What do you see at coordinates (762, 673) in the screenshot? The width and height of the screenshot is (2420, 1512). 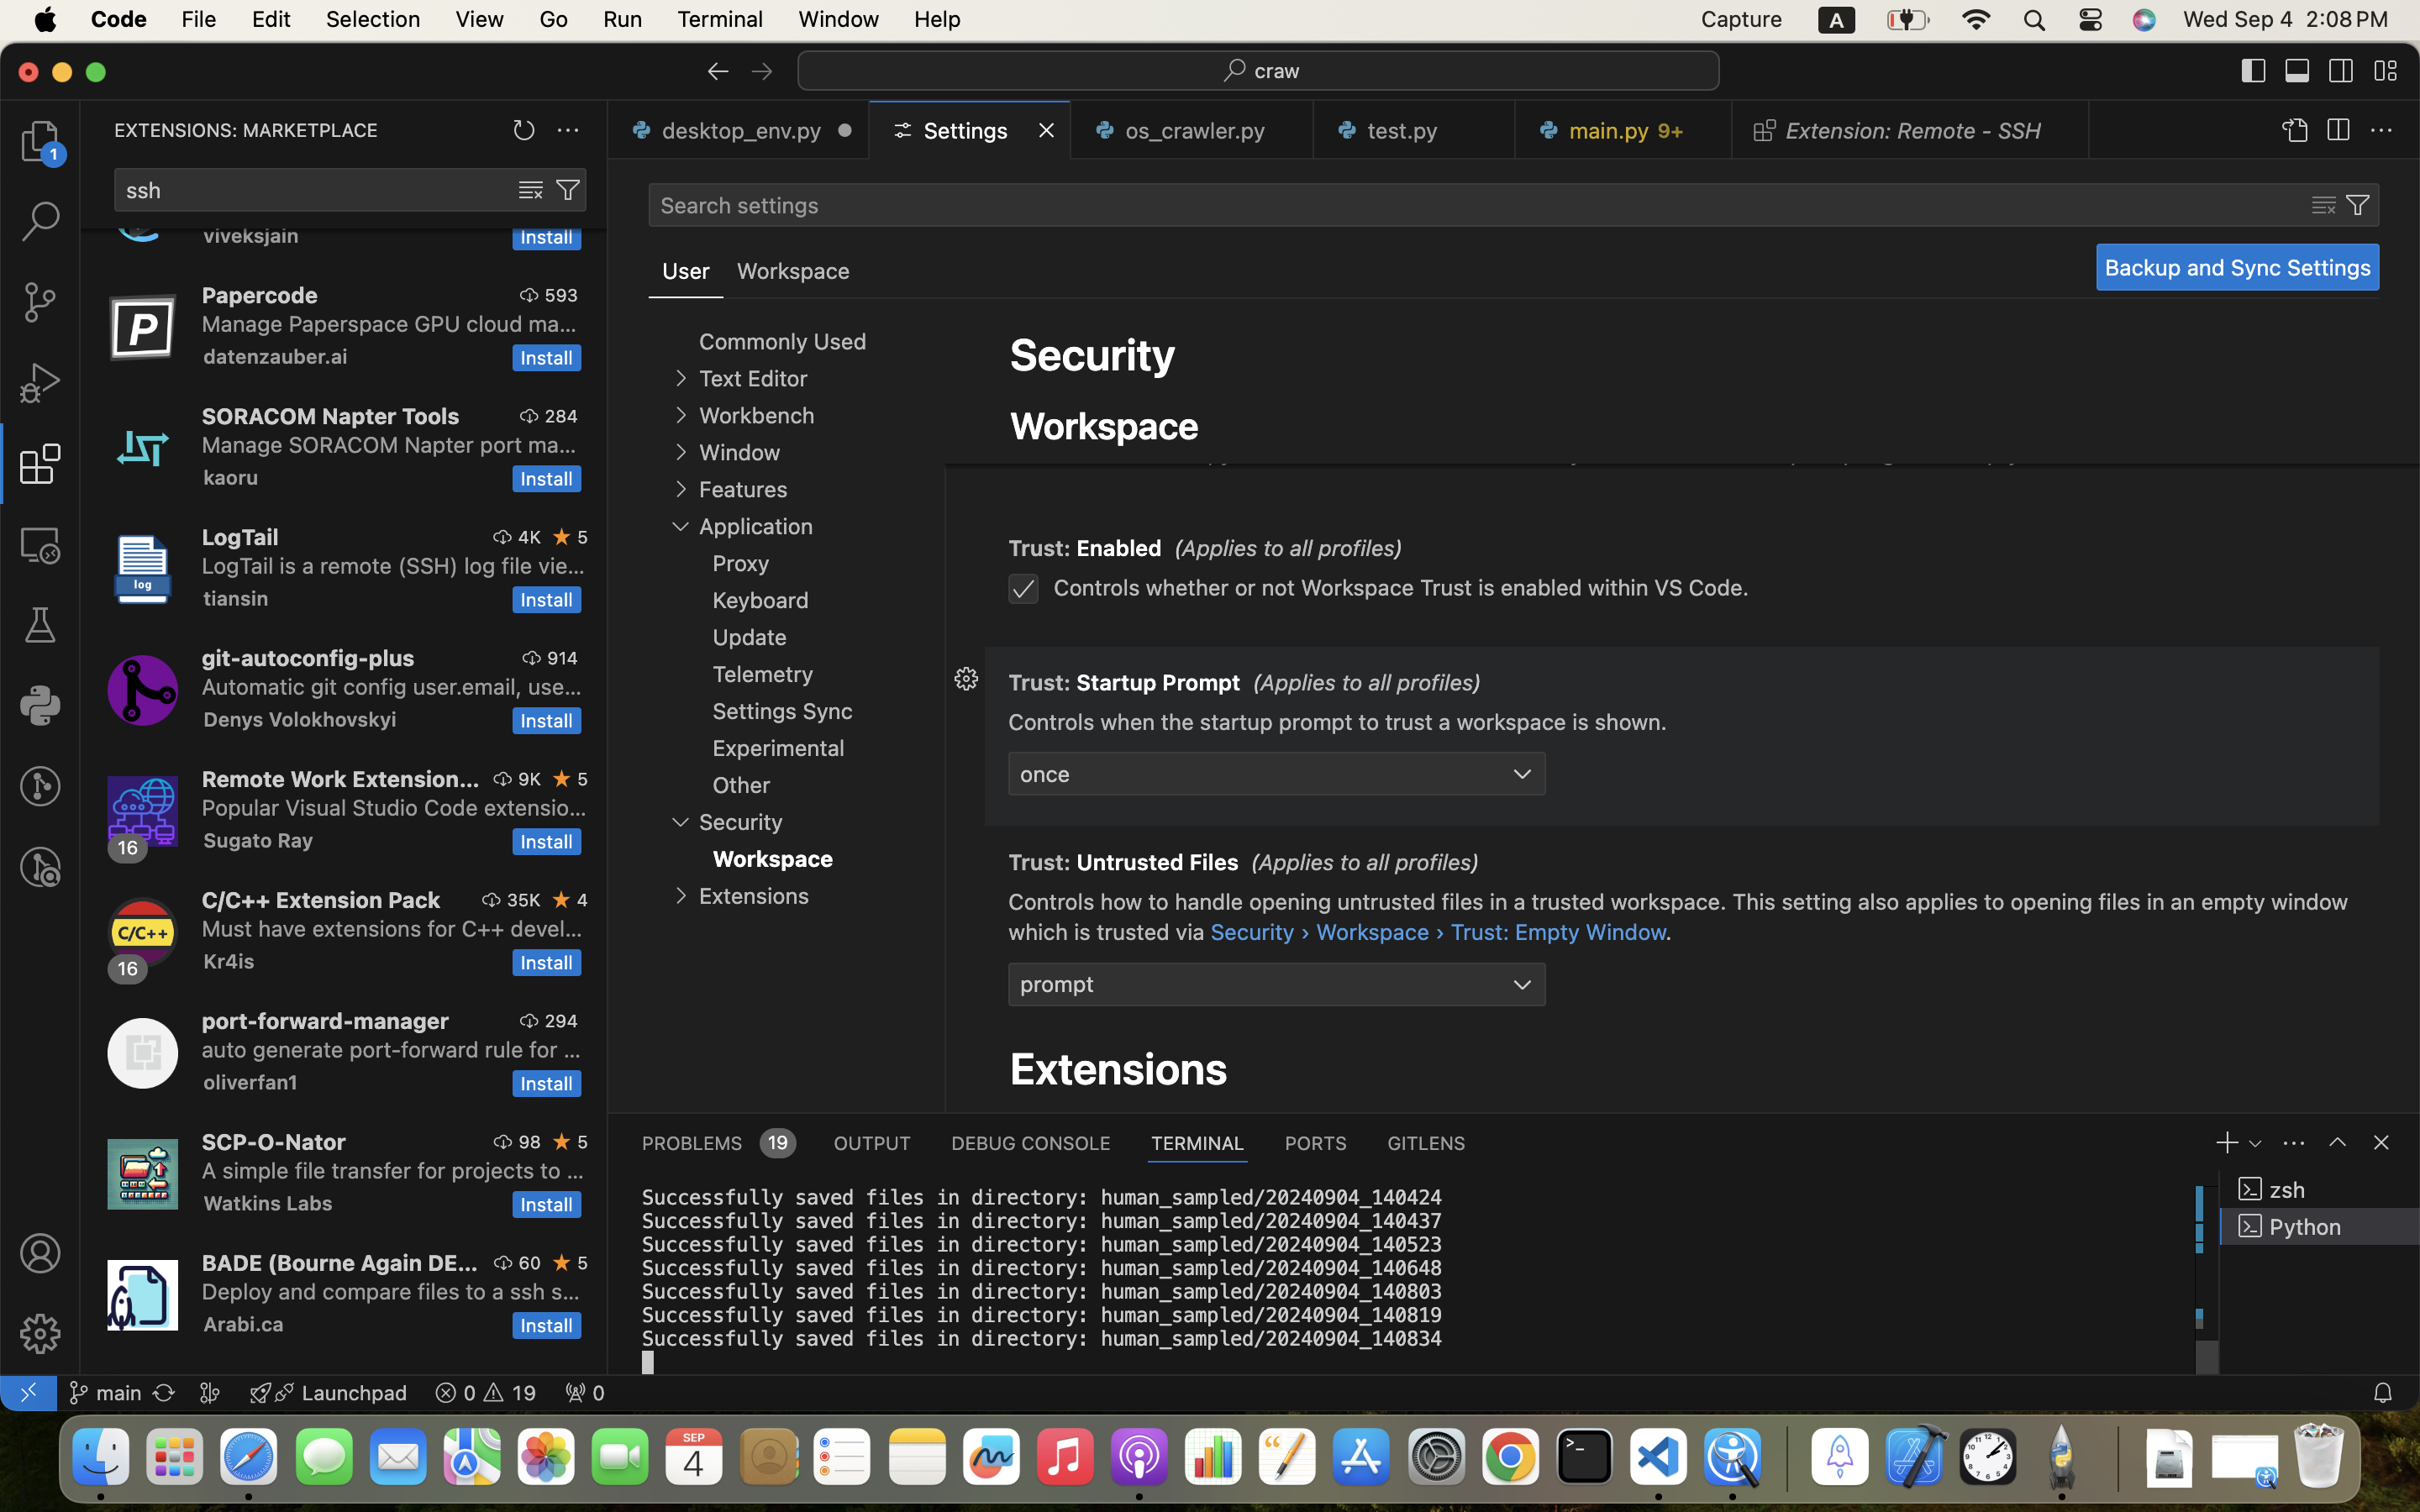 I see `'Telemetry'` at bounding box center [762, 673].